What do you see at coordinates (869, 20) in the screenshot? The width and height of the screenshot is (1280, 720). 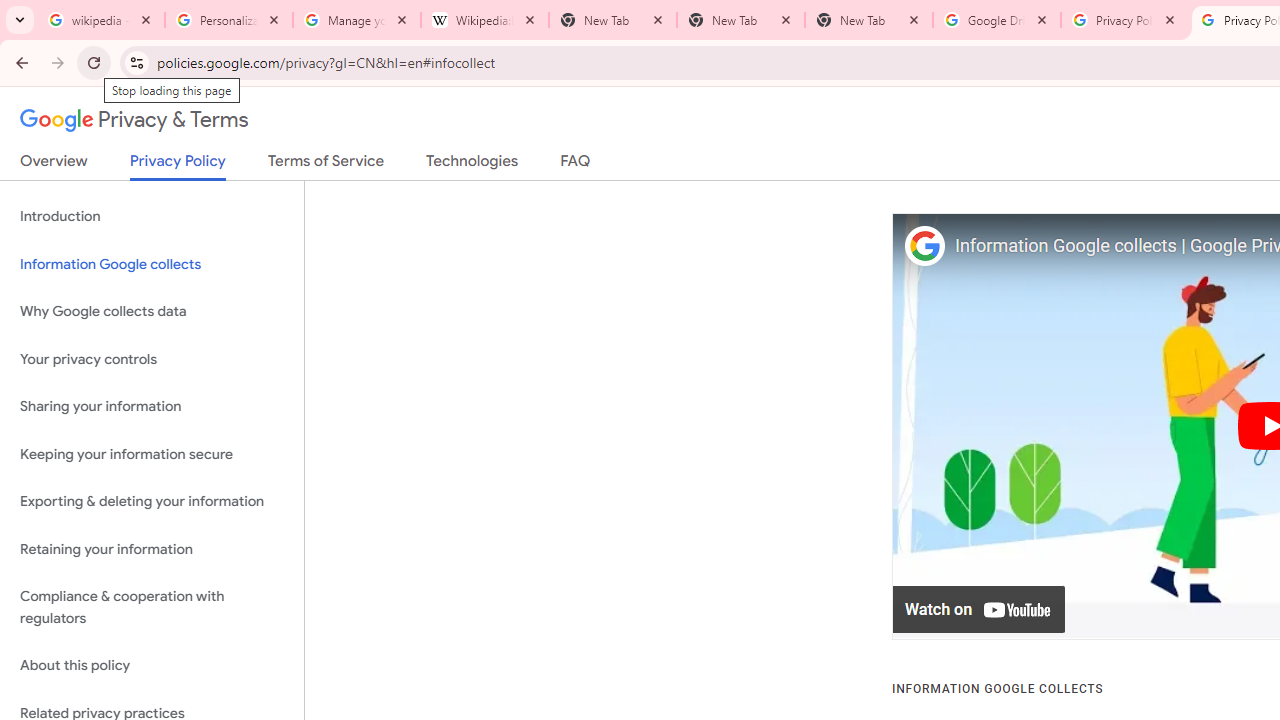 I see `'New Tab'` at bounding box center [869, 20].